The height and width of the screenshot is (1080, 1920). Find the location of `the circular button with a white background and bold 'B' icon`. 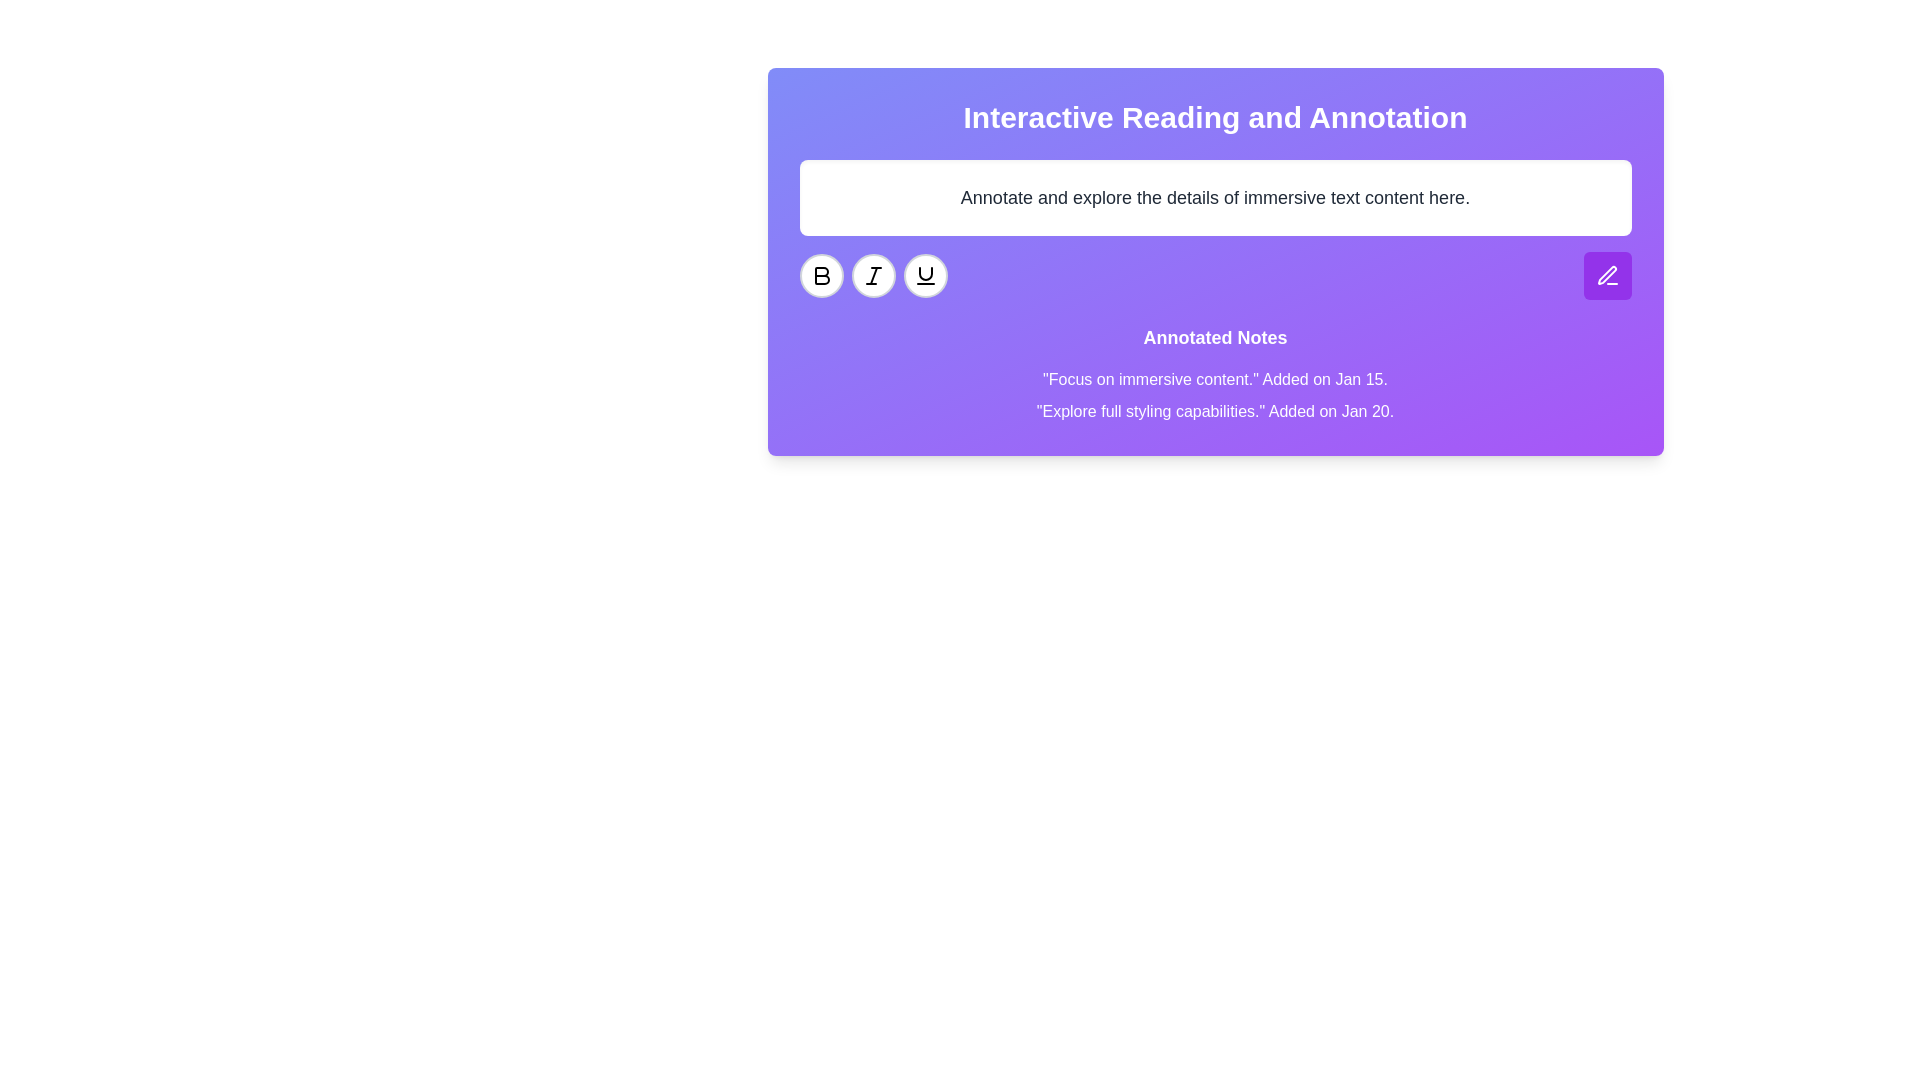

the circular button with a white background and bold 'B' icon is located at coordinates (821, 276).